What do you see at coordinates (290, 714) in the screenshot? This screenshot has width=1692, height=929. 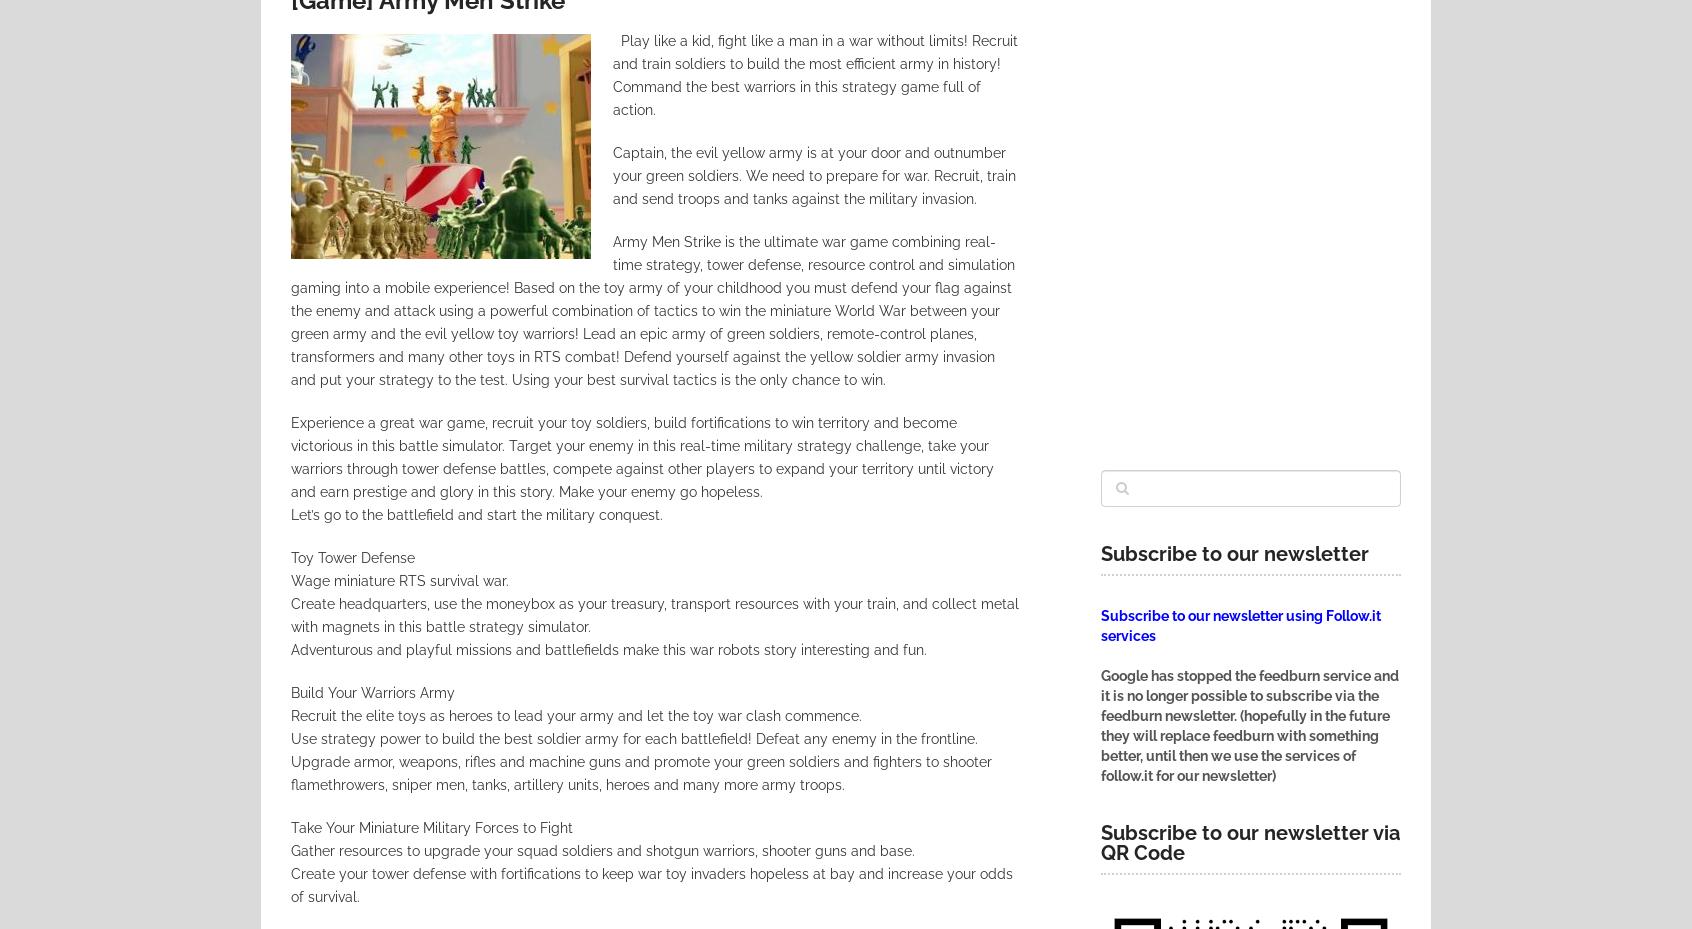 I see `'Recruit the elite toys as heroes to lead your army and let the toy war clash commence.'` at bounding box center [290, 714].